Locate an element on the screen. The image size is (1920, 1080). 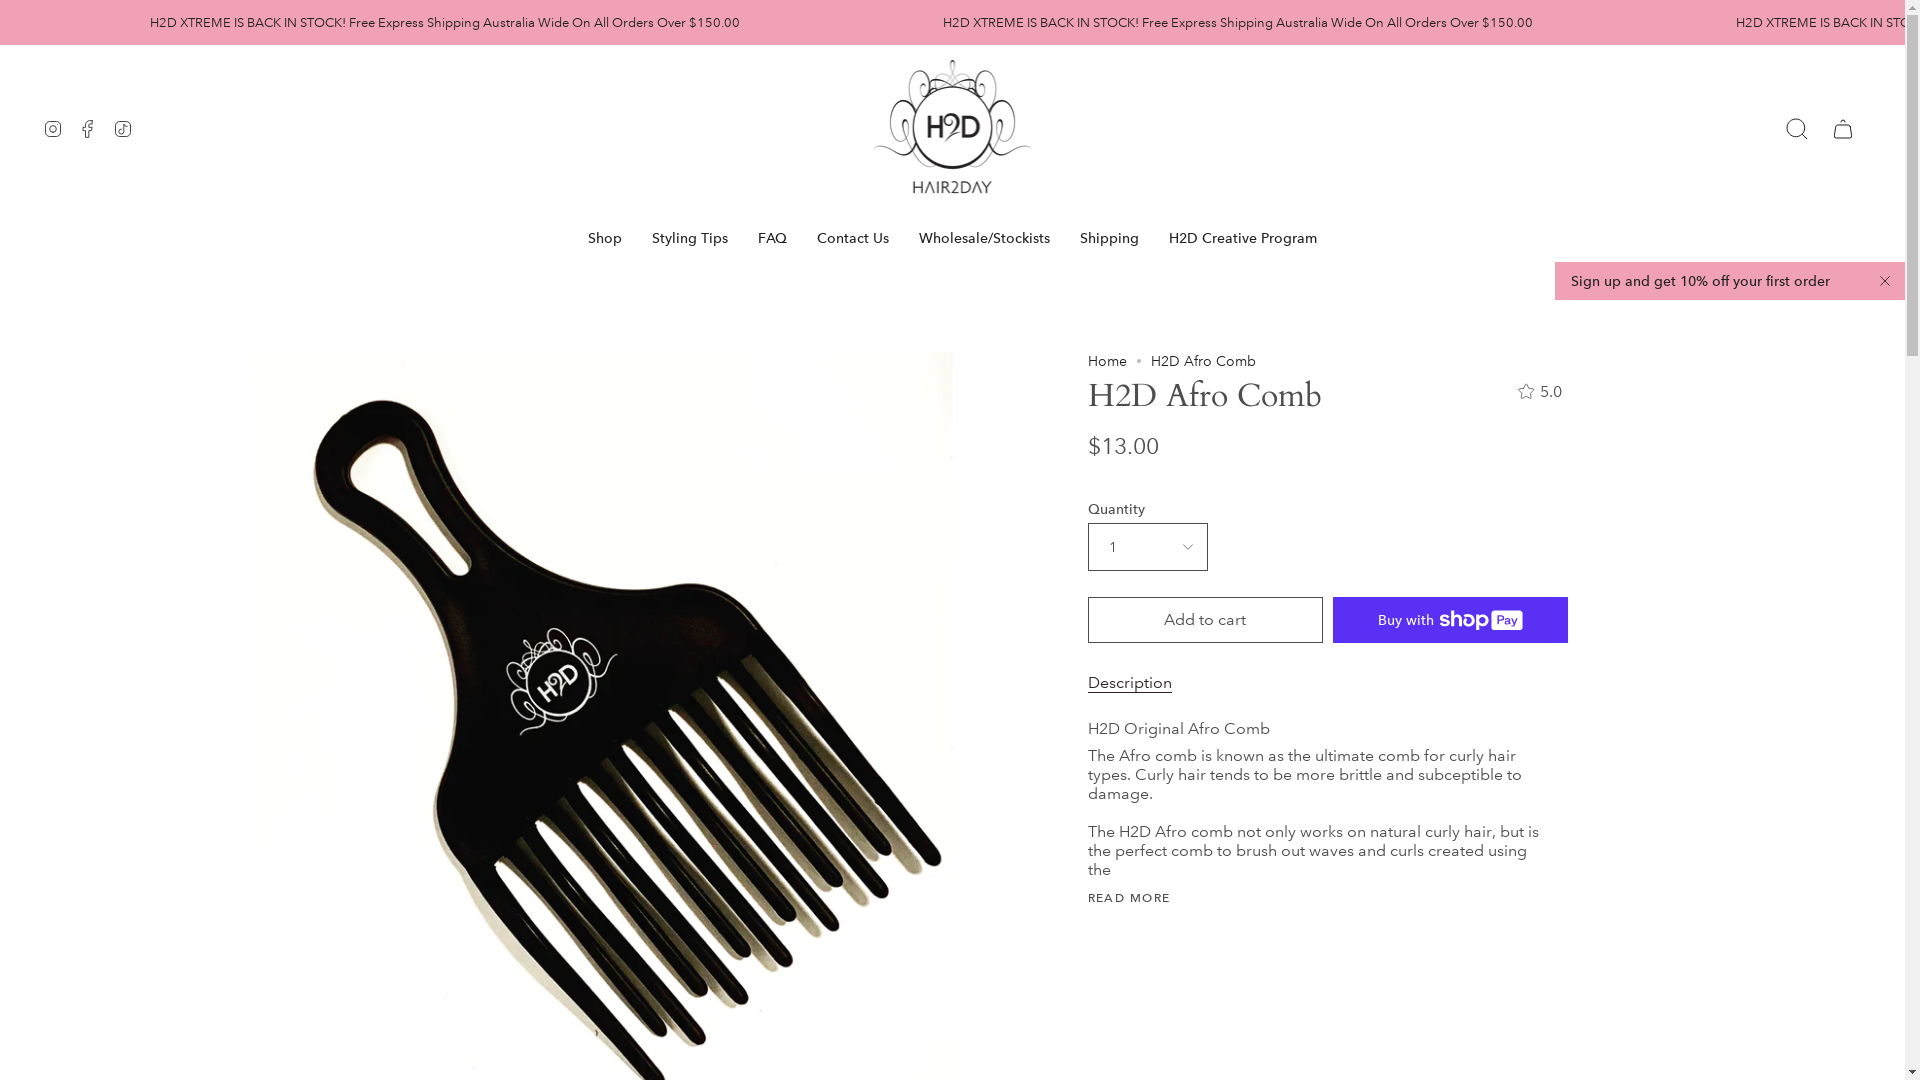
'TikTok' is located at coordinates (122, 129).